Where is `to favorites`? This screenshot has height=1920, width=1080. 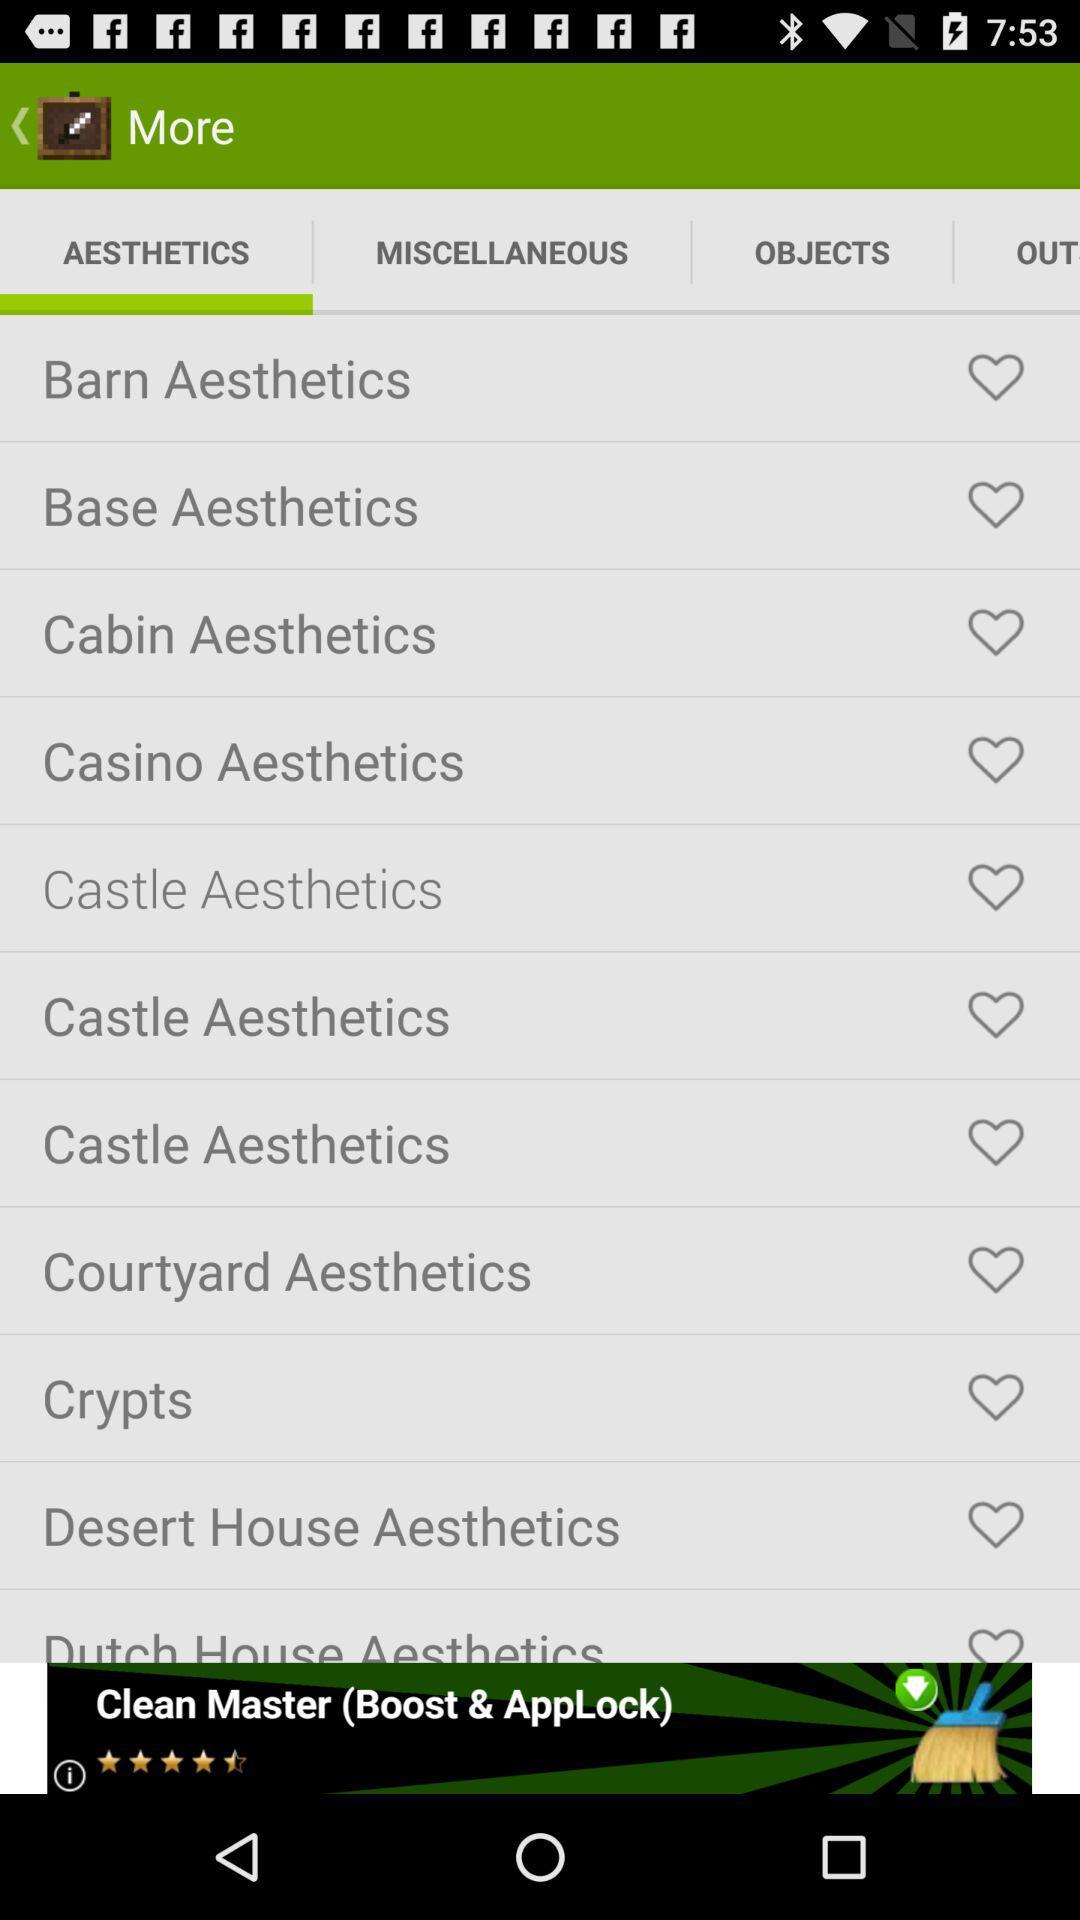
to favorites is located at coordinates (995, 1269).